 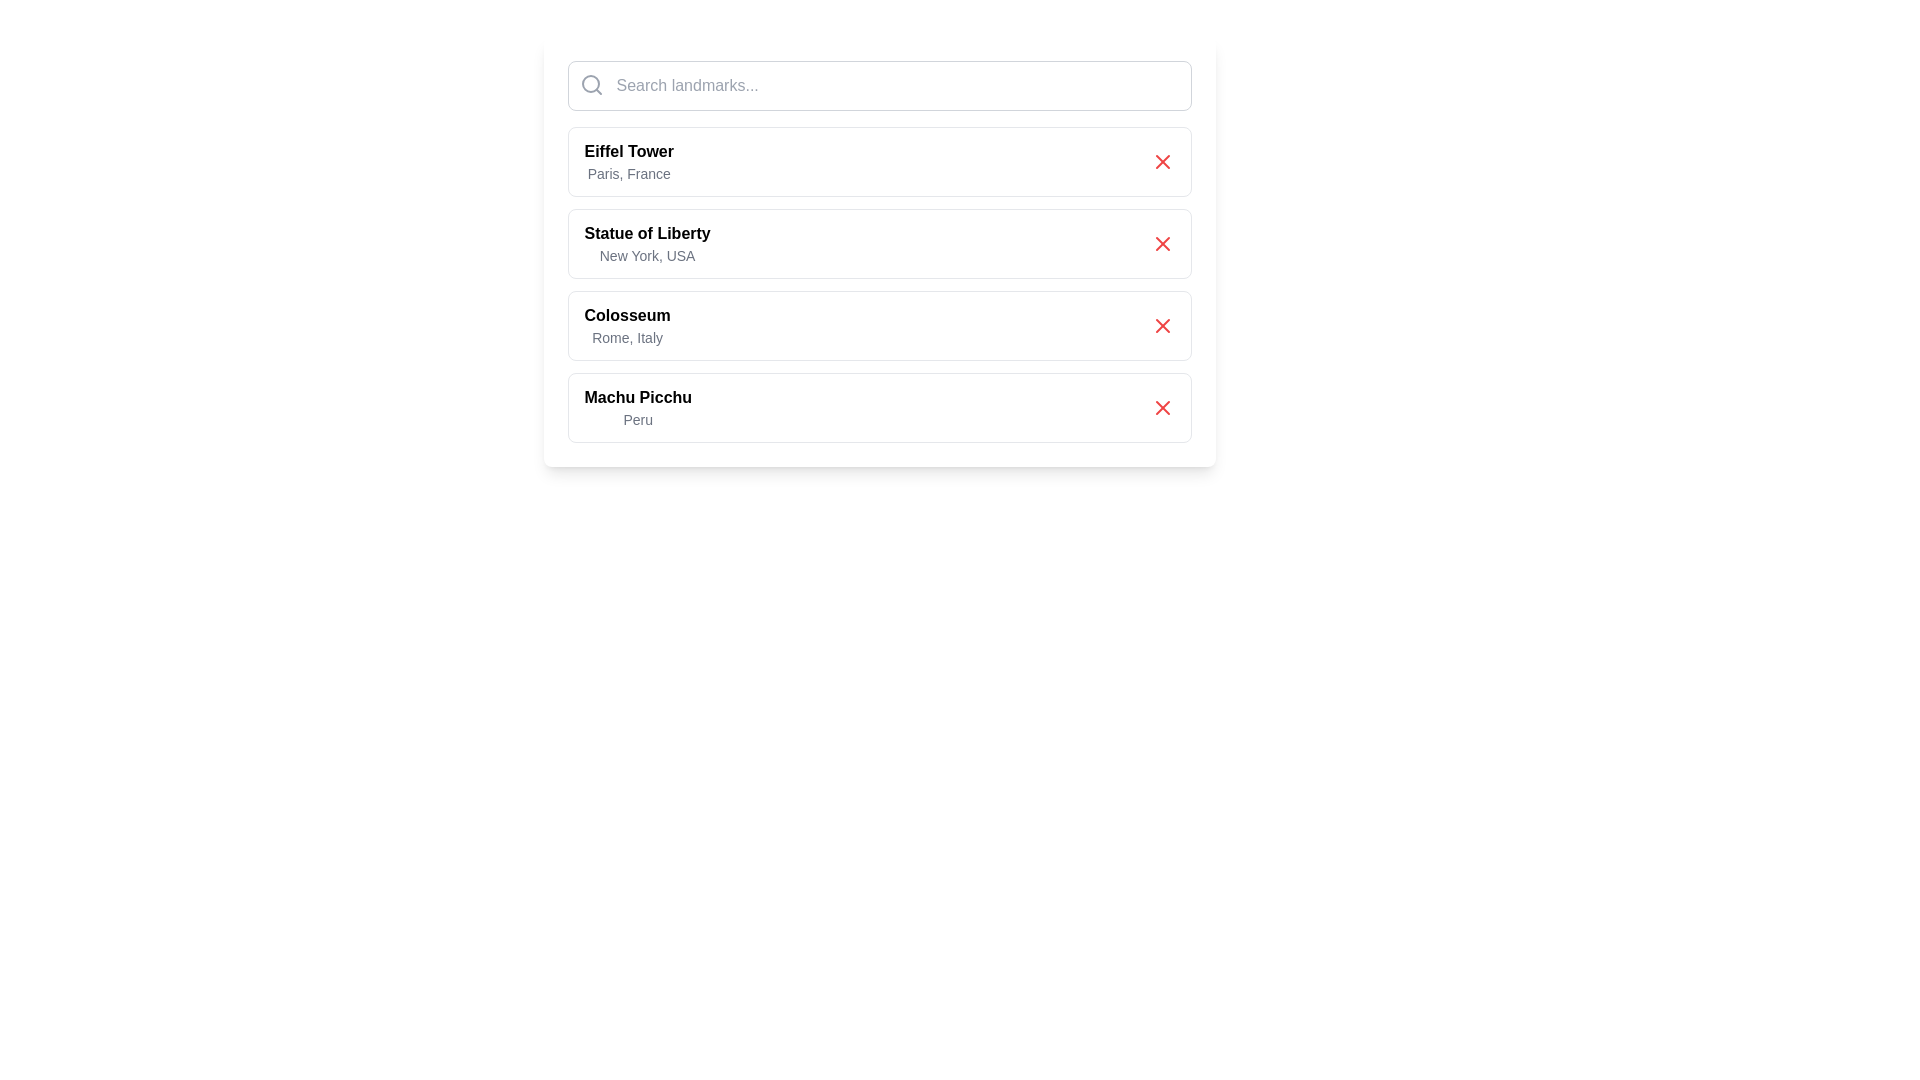 I want to click on the Close button (SVG component) located to the right of the text 'Machu Picchu, Peru', so click(x=1162, y=407).